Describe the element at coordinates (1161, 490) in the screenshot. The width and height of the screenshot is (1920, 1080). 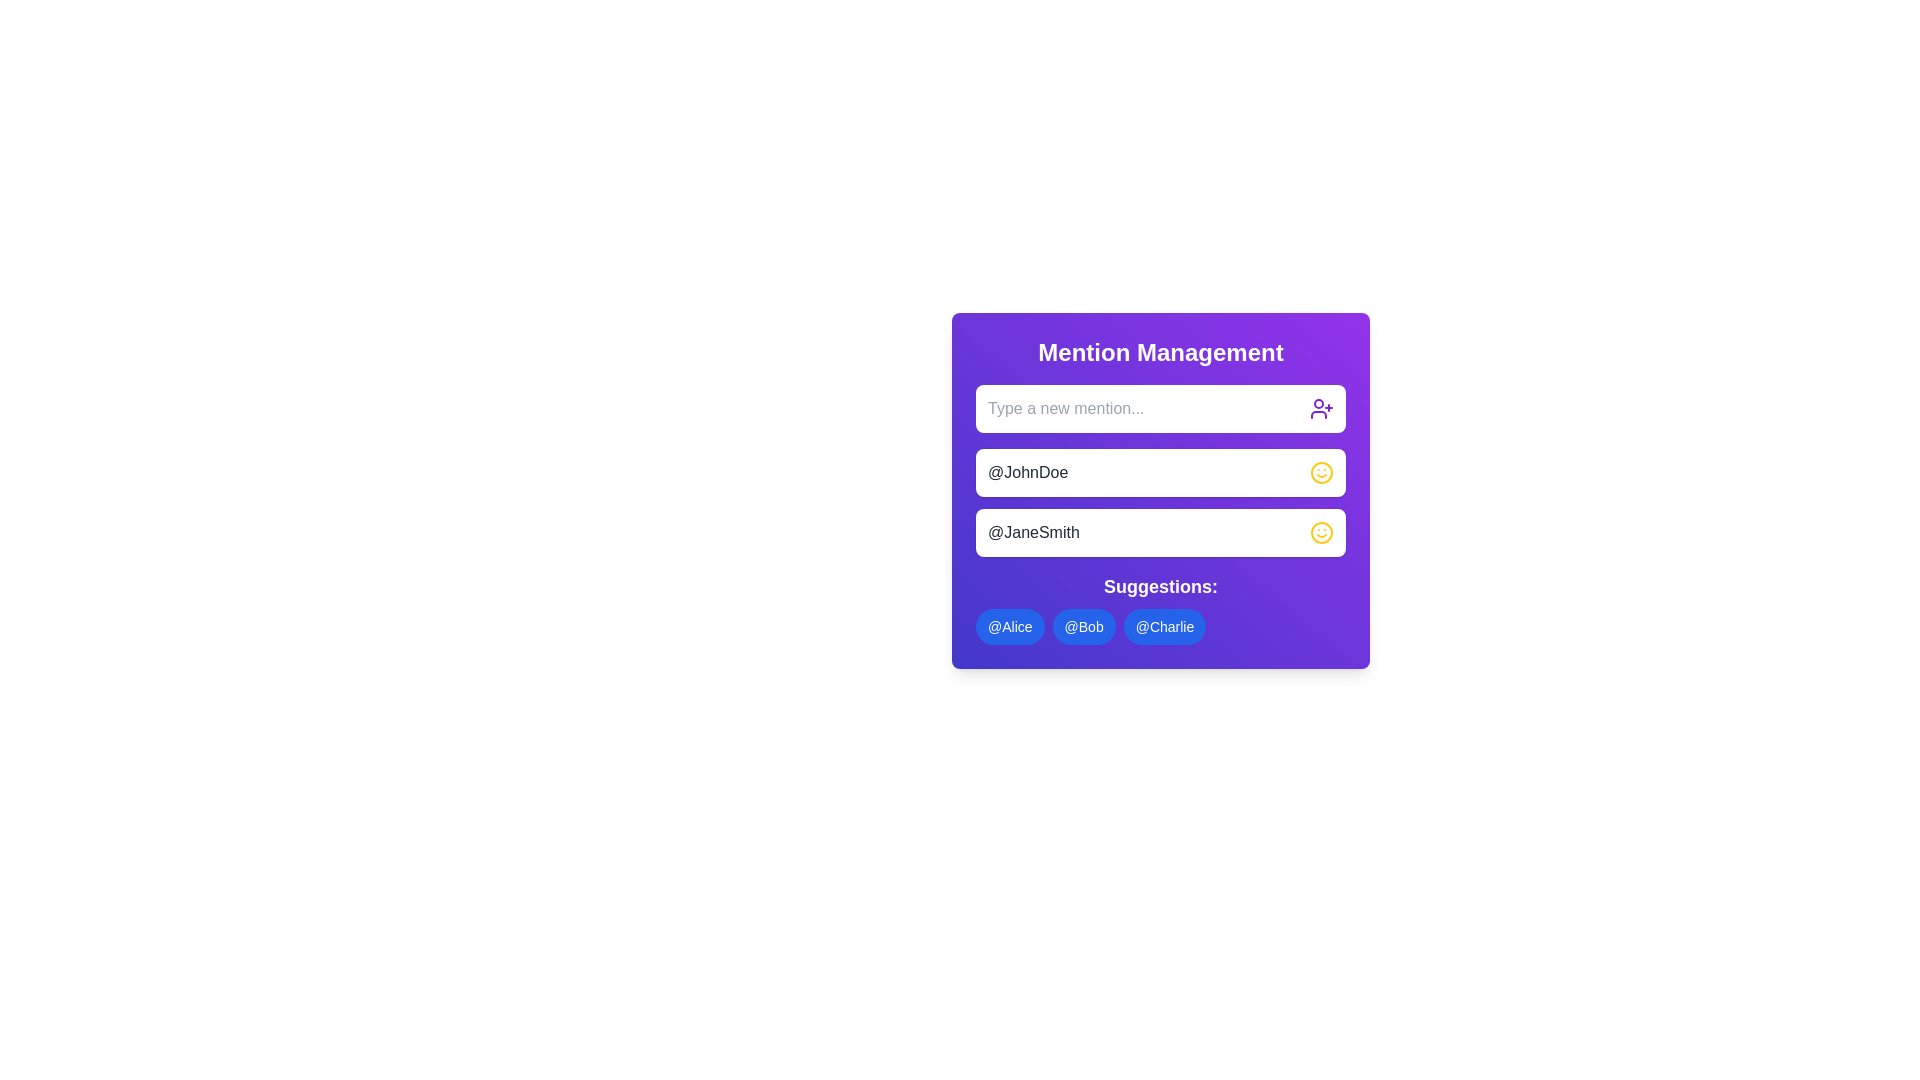
I see `the mention entry displaying the username '@JohnDoe'` at that location.